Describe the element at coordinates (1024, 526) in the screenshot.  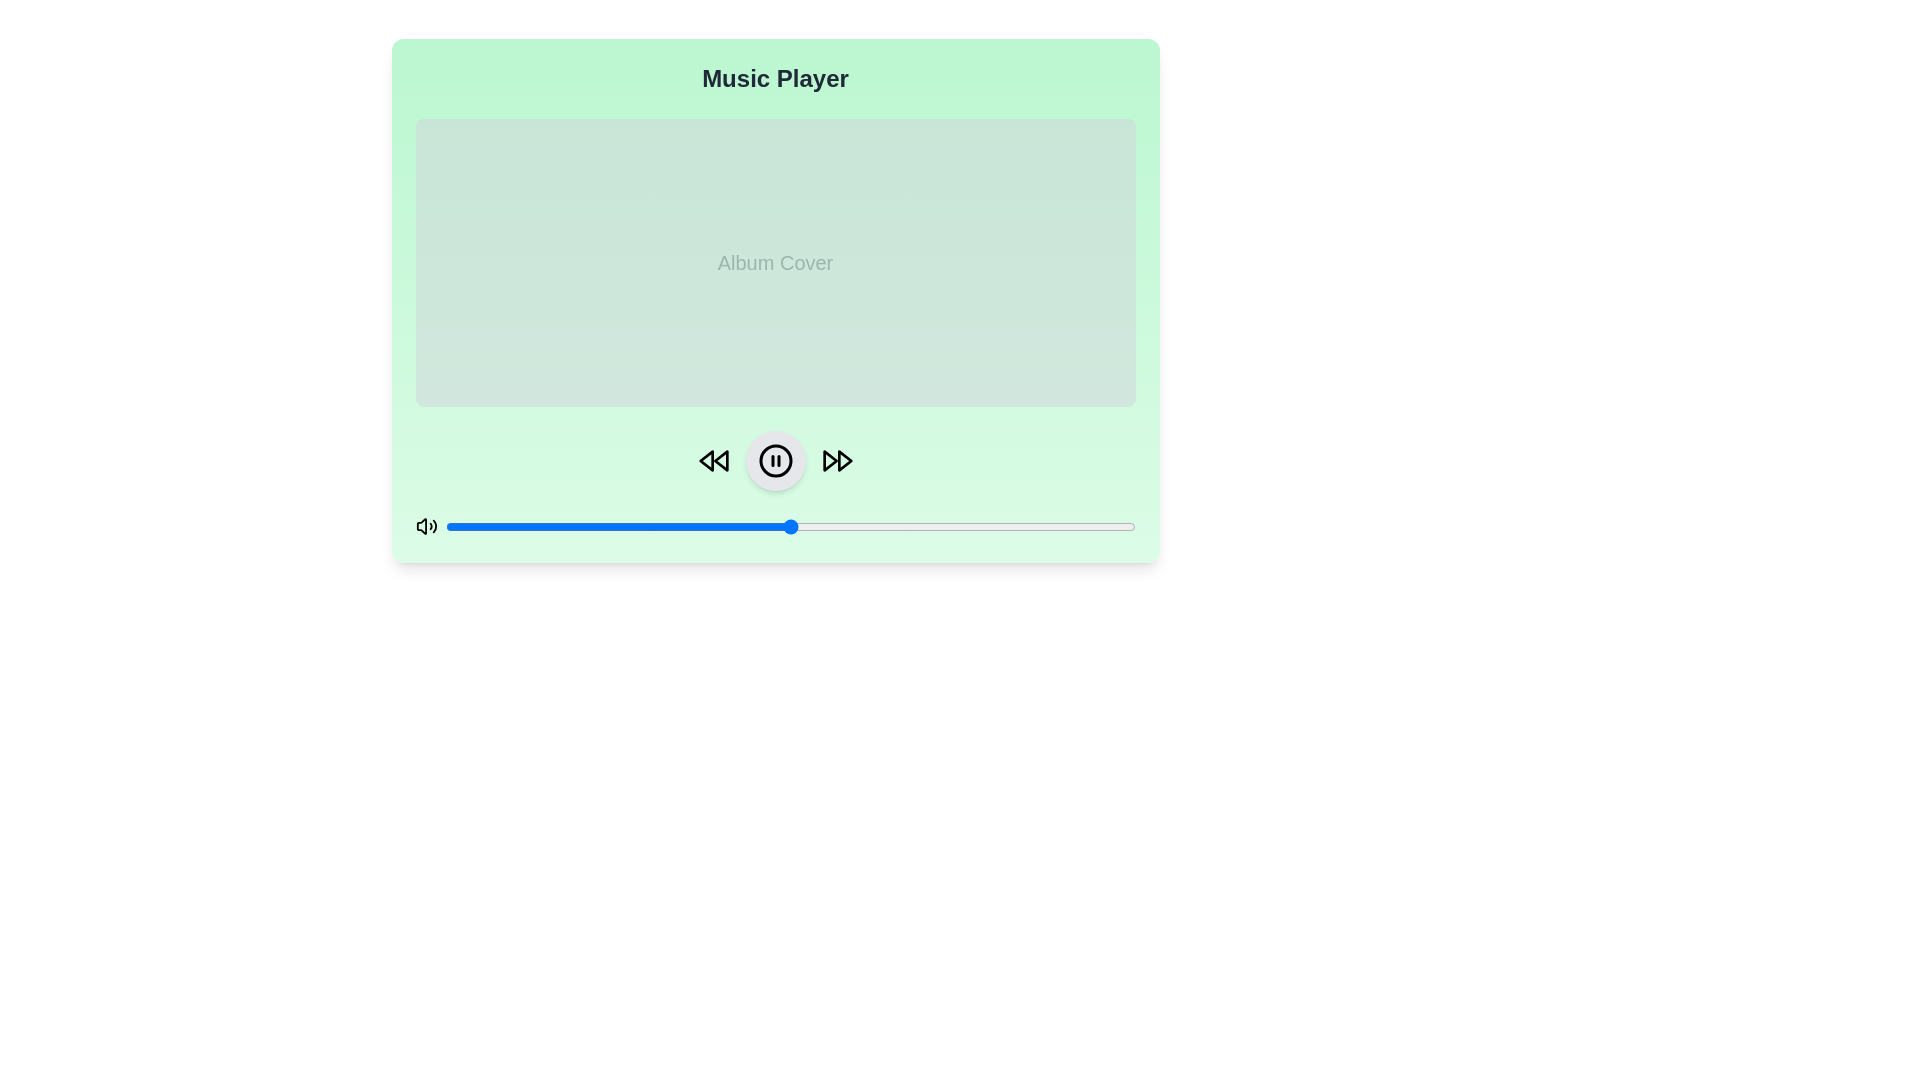
I see `volume level` at that location.